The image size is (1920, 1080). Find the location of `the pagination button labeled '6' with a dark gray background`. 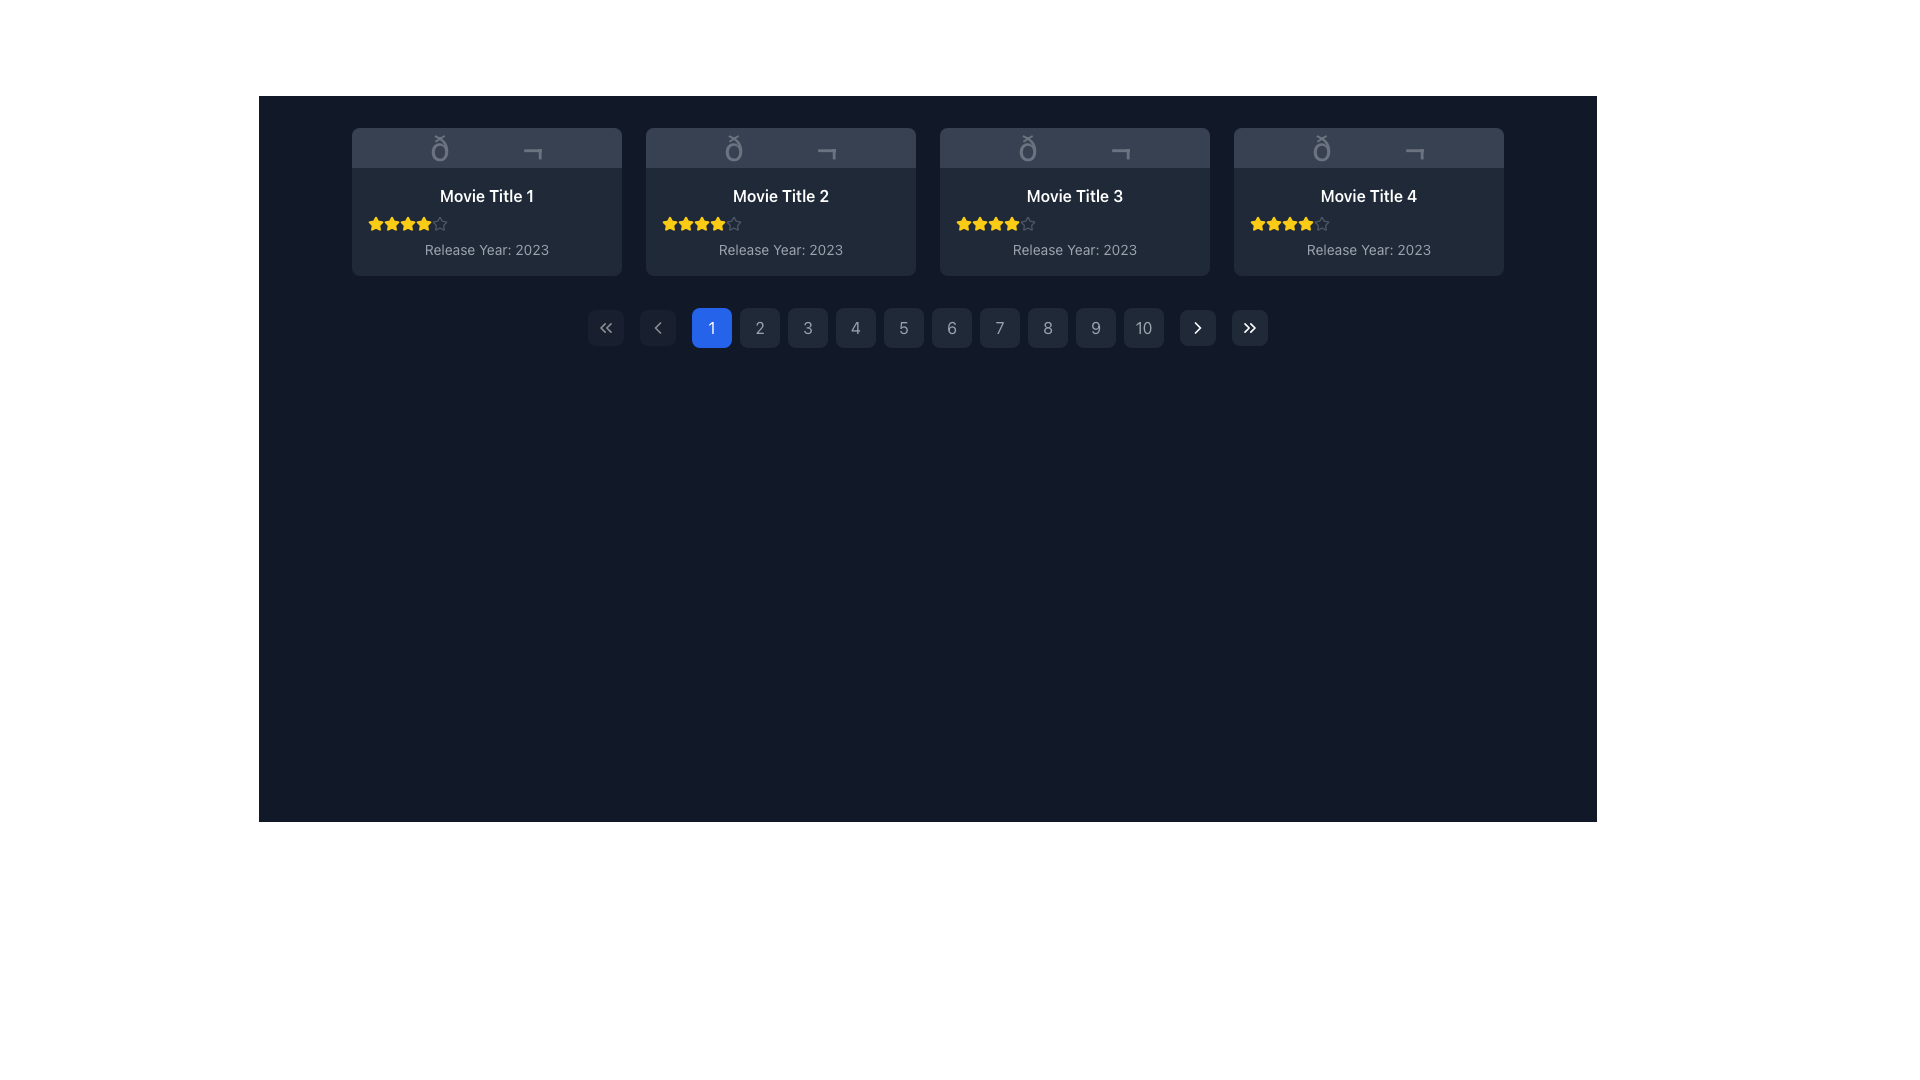

the pagination button labeled '6' with a dark gray background is located at coordinates (926, 326).